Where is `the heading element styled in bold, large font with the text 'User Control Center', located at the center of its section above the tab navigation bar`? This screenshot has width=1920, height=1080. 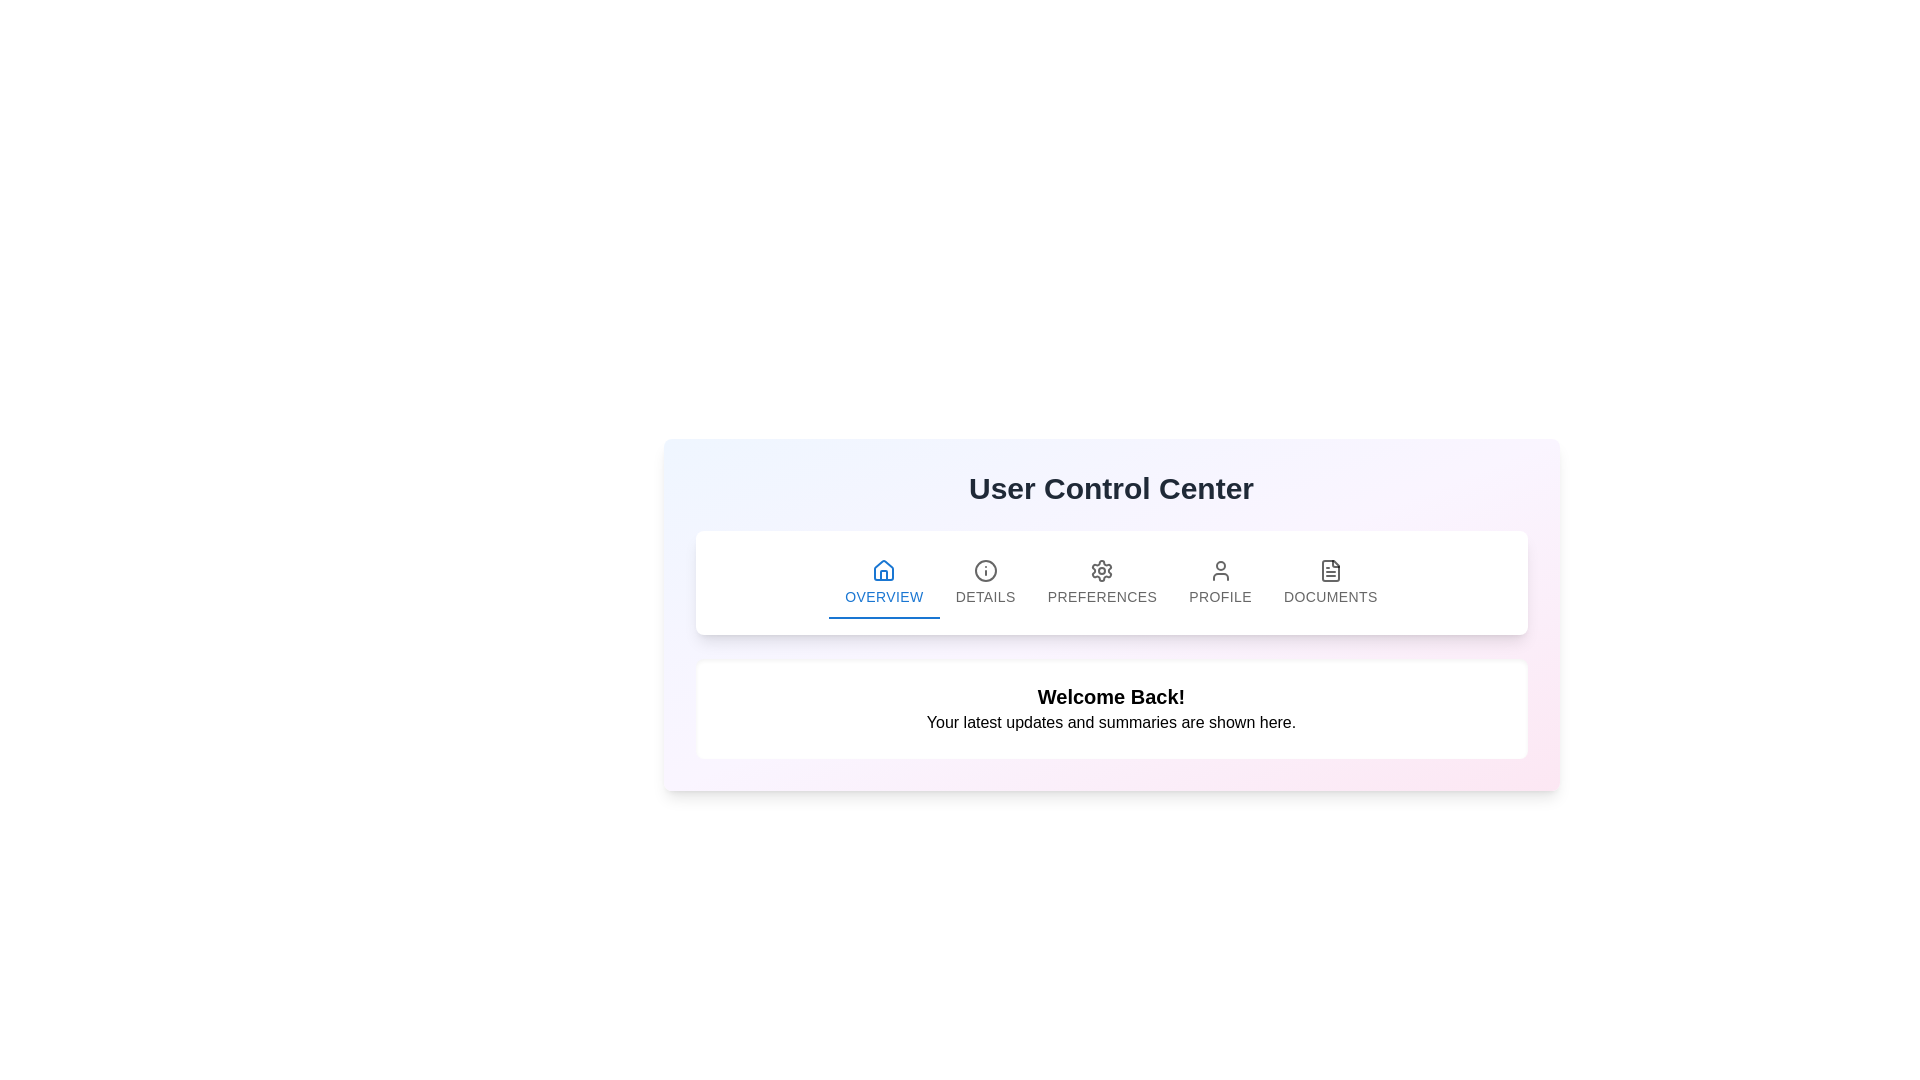
the heading element styled in bold, large font with the text 'User Control Center', located at the center of its section above the tab navigation bar is located at coordinates (1110, 489).